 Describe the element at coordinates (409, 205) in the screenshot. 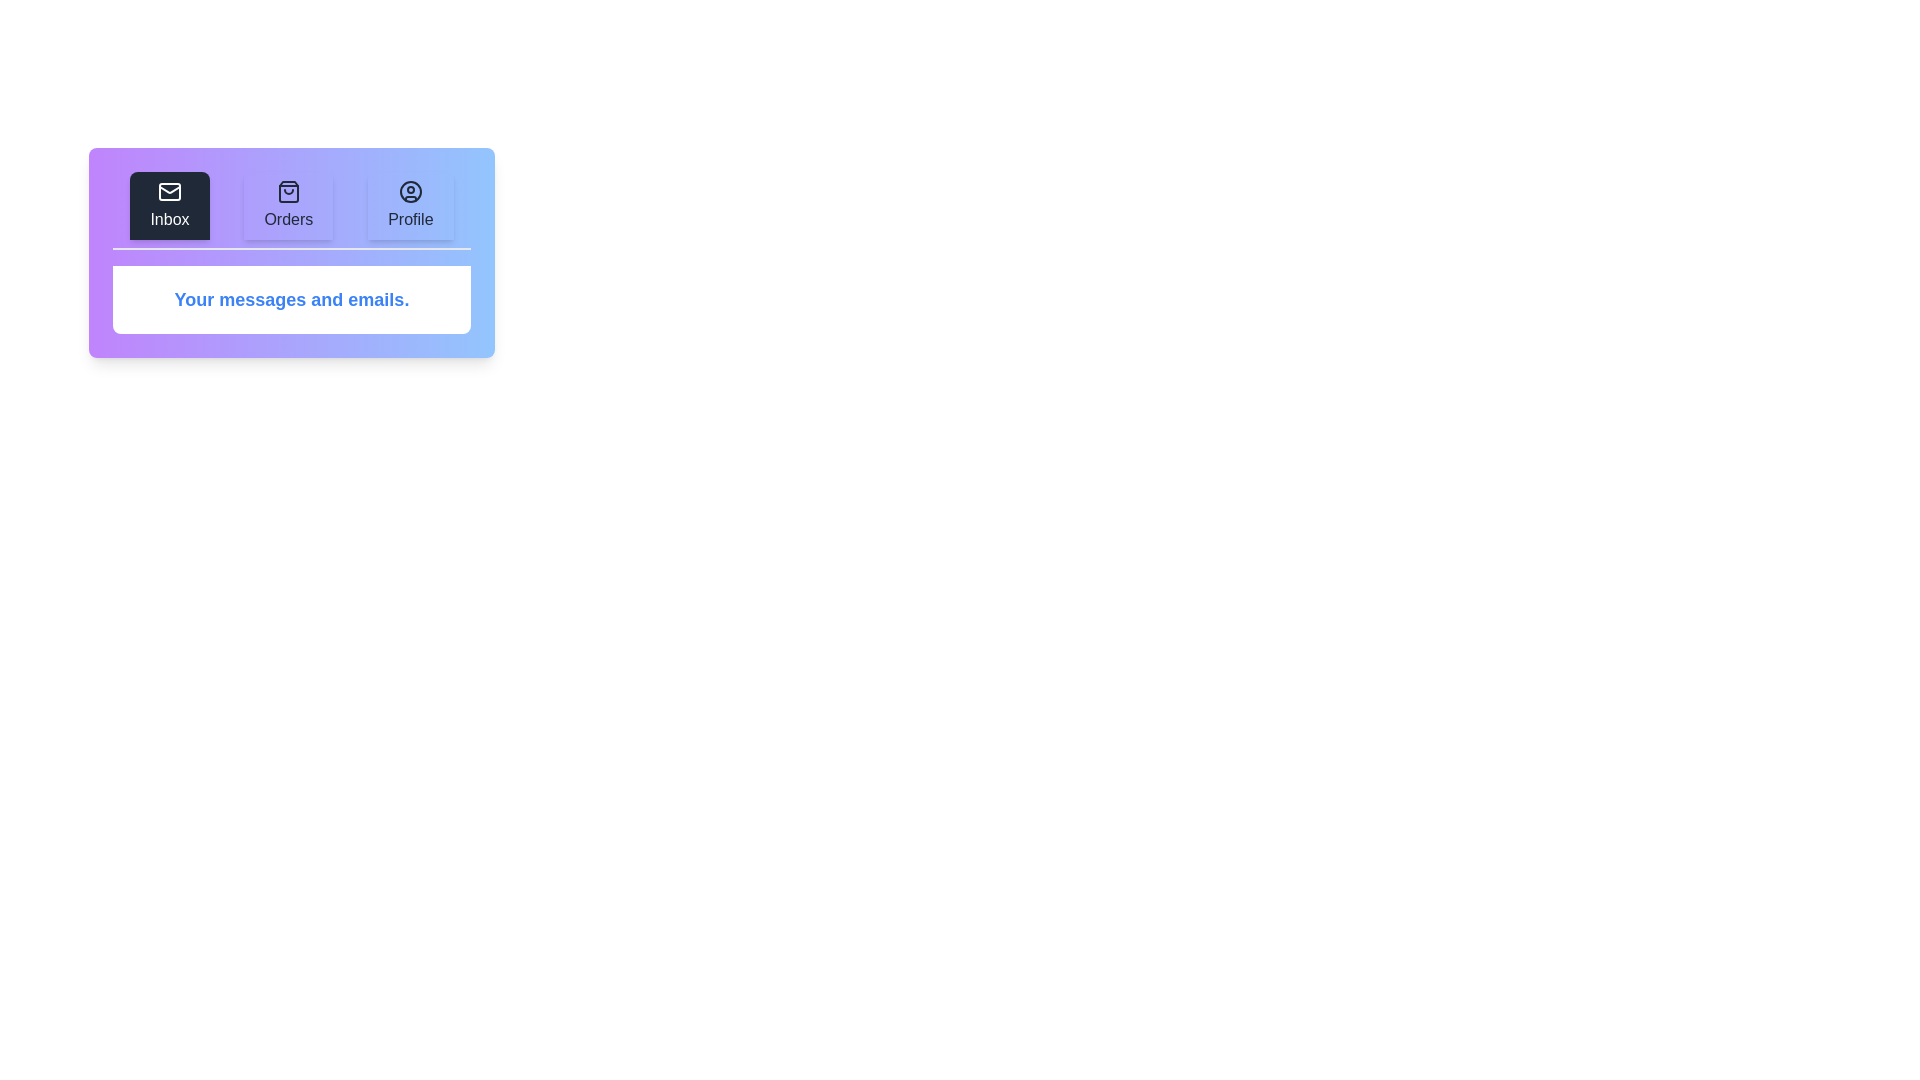

I see `the Profile tab` at that location.